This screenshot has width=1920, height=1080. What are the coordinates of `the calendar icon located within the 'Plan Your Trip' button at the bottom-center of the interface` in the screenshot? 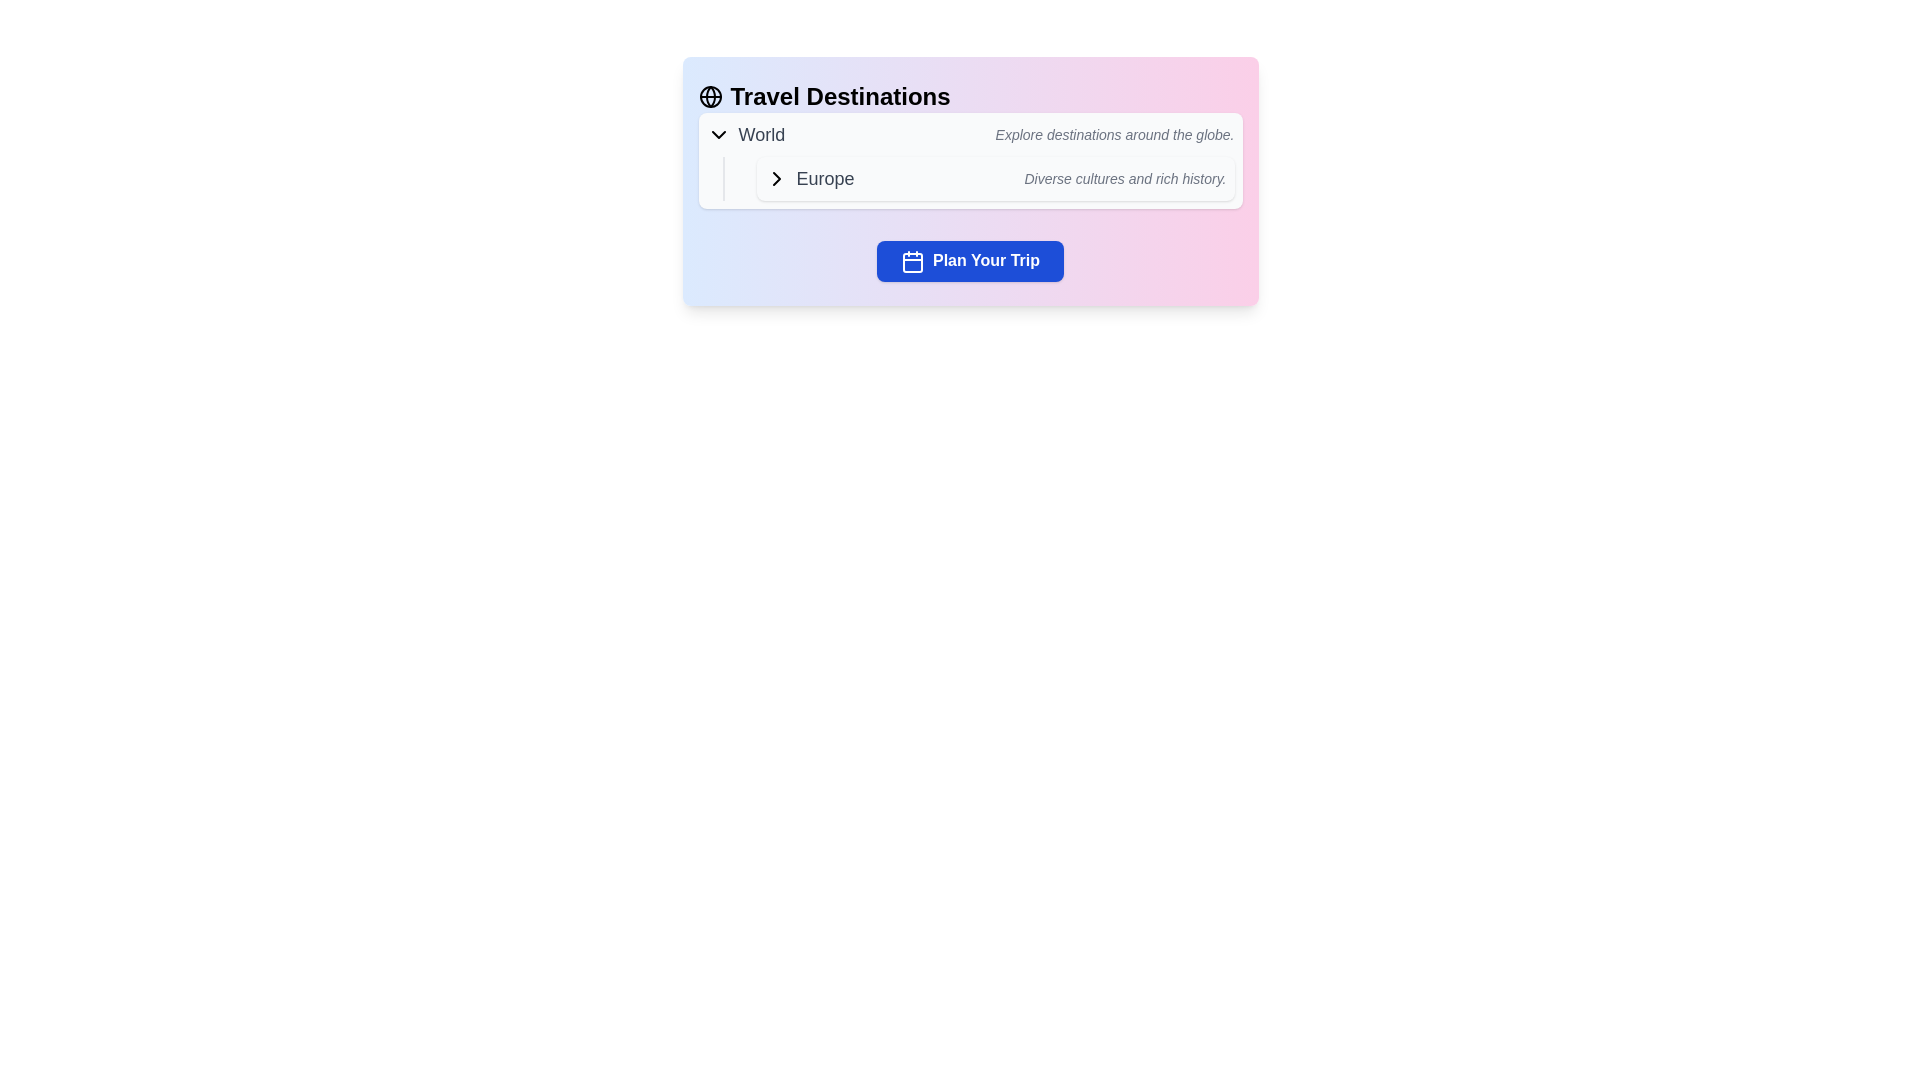 It's located at (911, 261).